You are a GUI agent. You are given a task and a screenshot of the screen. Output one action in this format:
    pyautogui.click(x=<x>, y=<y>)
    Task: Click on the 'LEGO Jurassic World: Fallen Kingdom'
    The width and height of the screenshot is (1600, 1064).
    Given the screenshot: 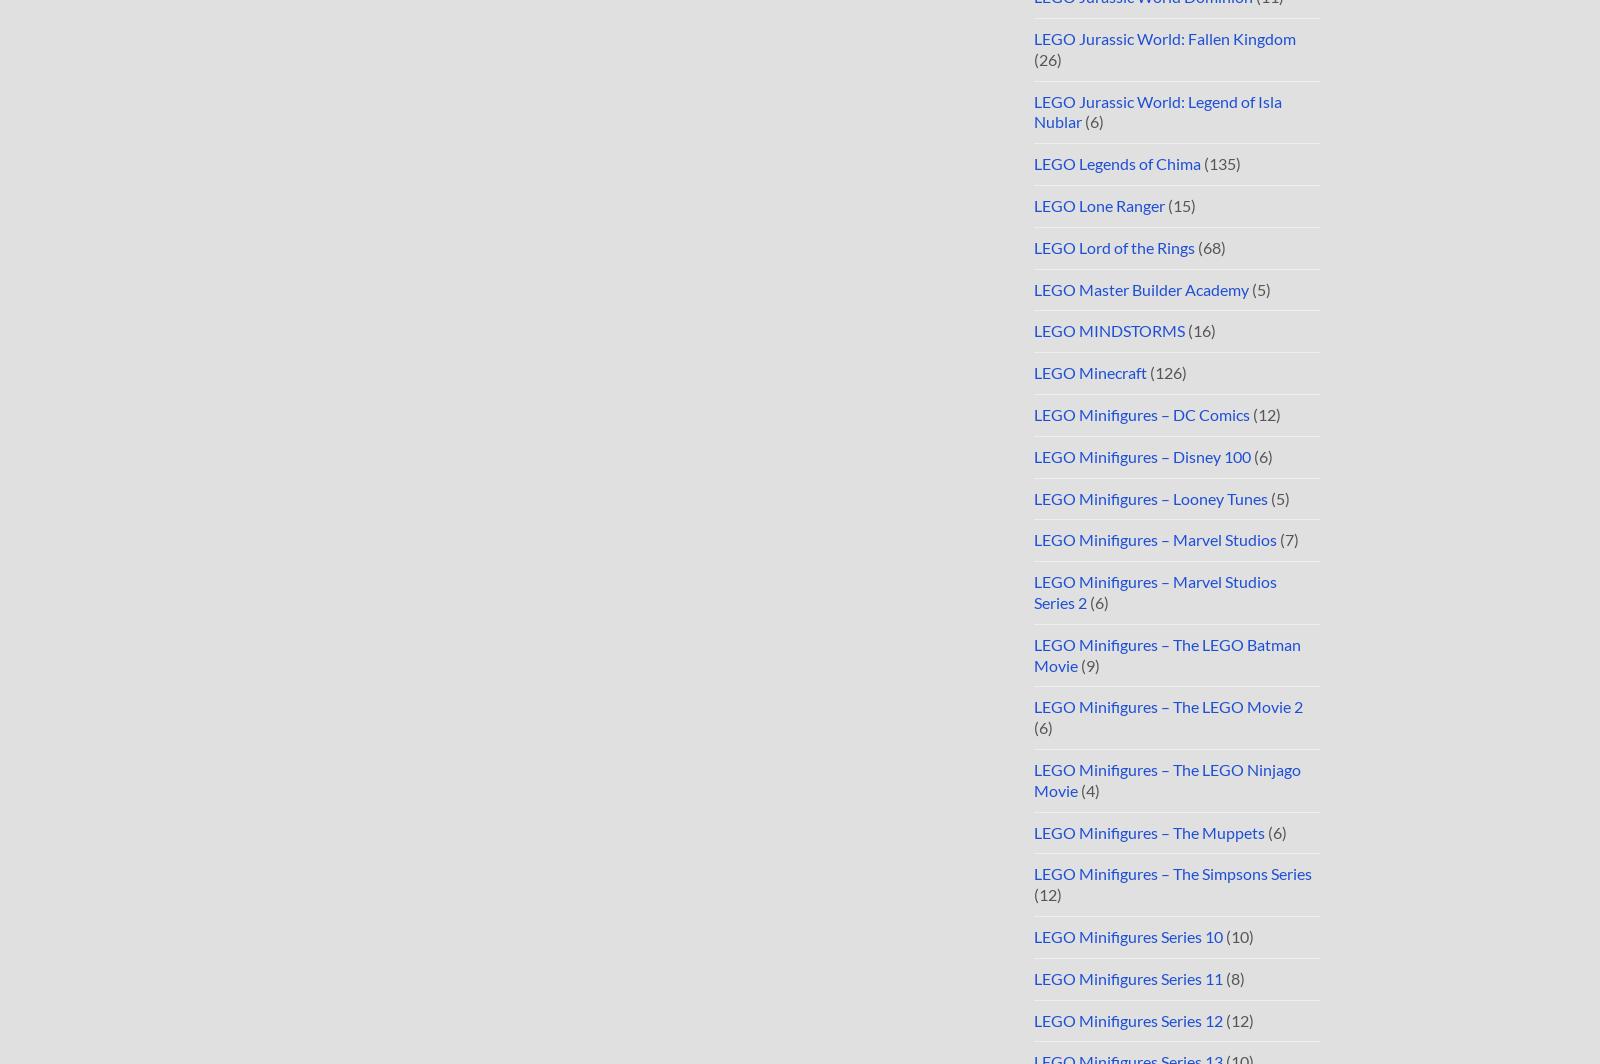 What is the action you would take?
    pyautogui.click(x=1164, y=38)
    